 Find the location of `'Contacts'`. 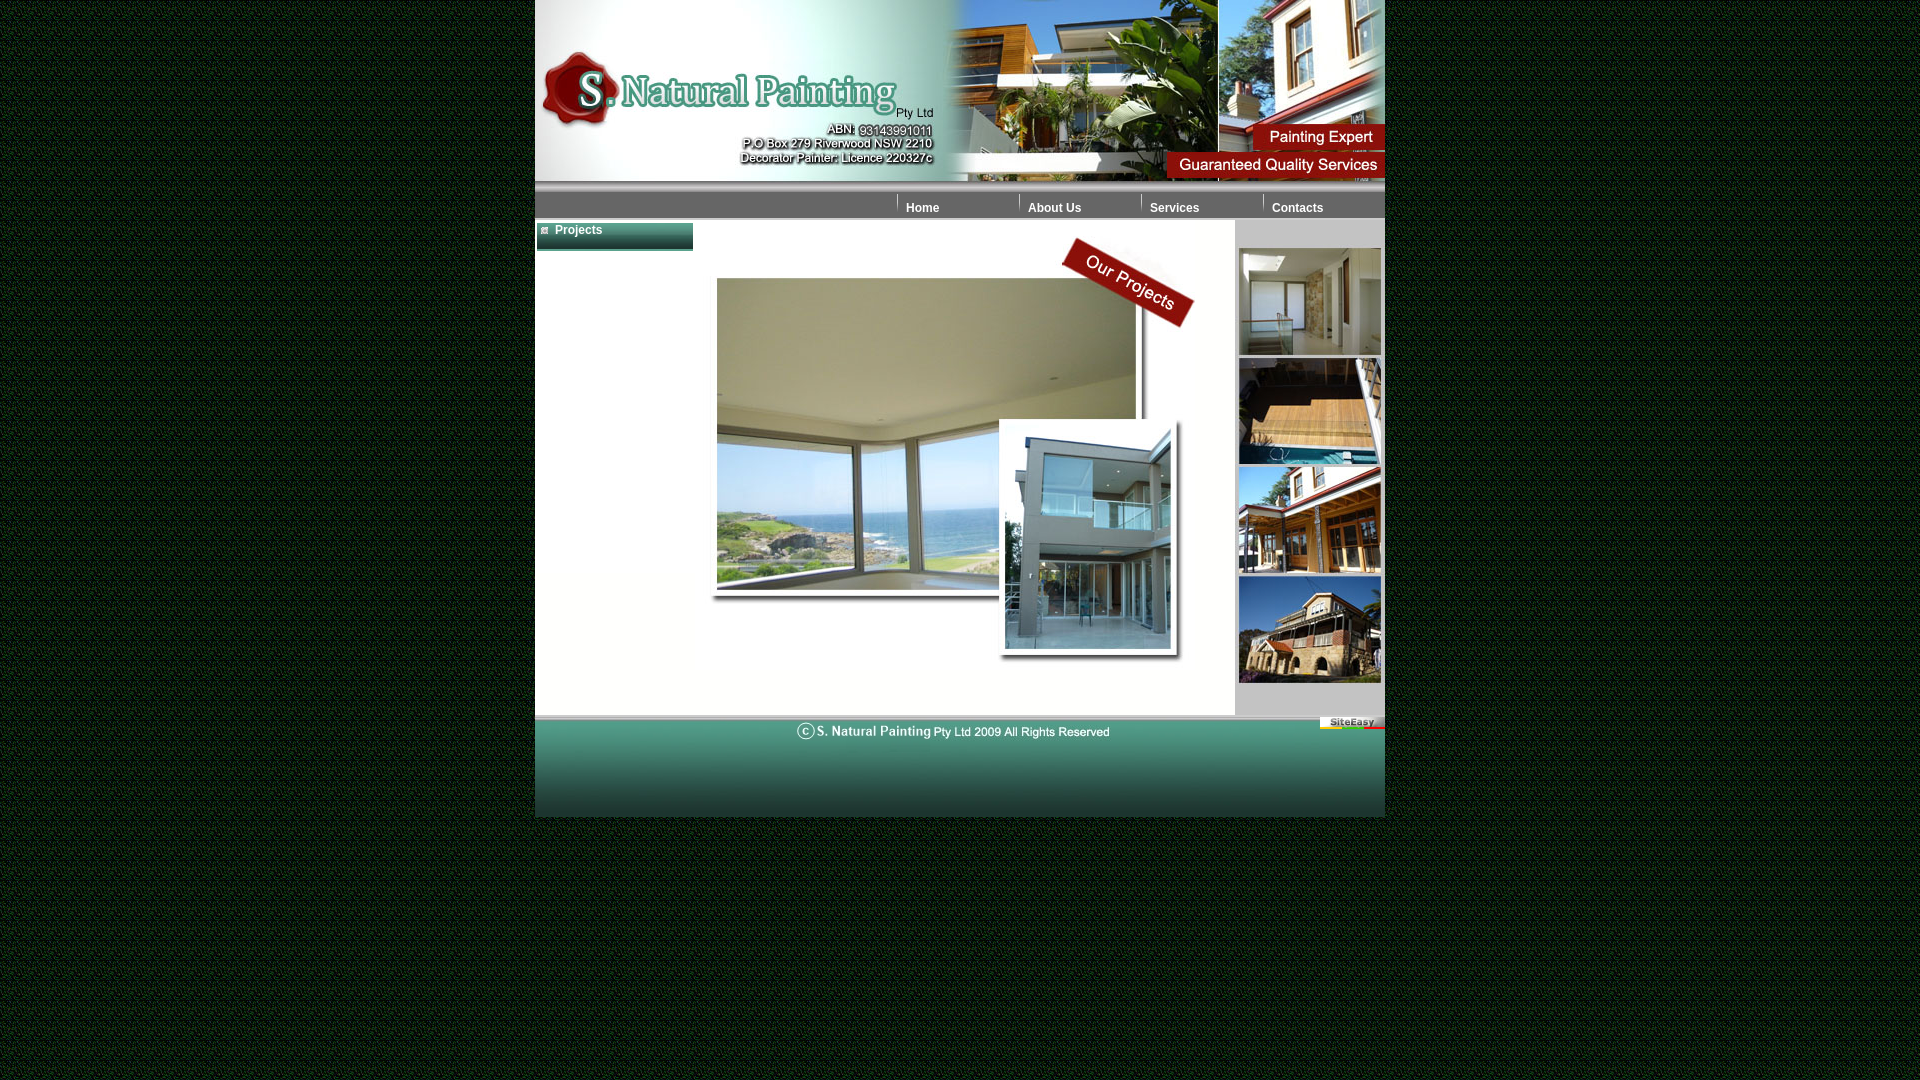

'Contacts' is located at coordinates (1297, 208).